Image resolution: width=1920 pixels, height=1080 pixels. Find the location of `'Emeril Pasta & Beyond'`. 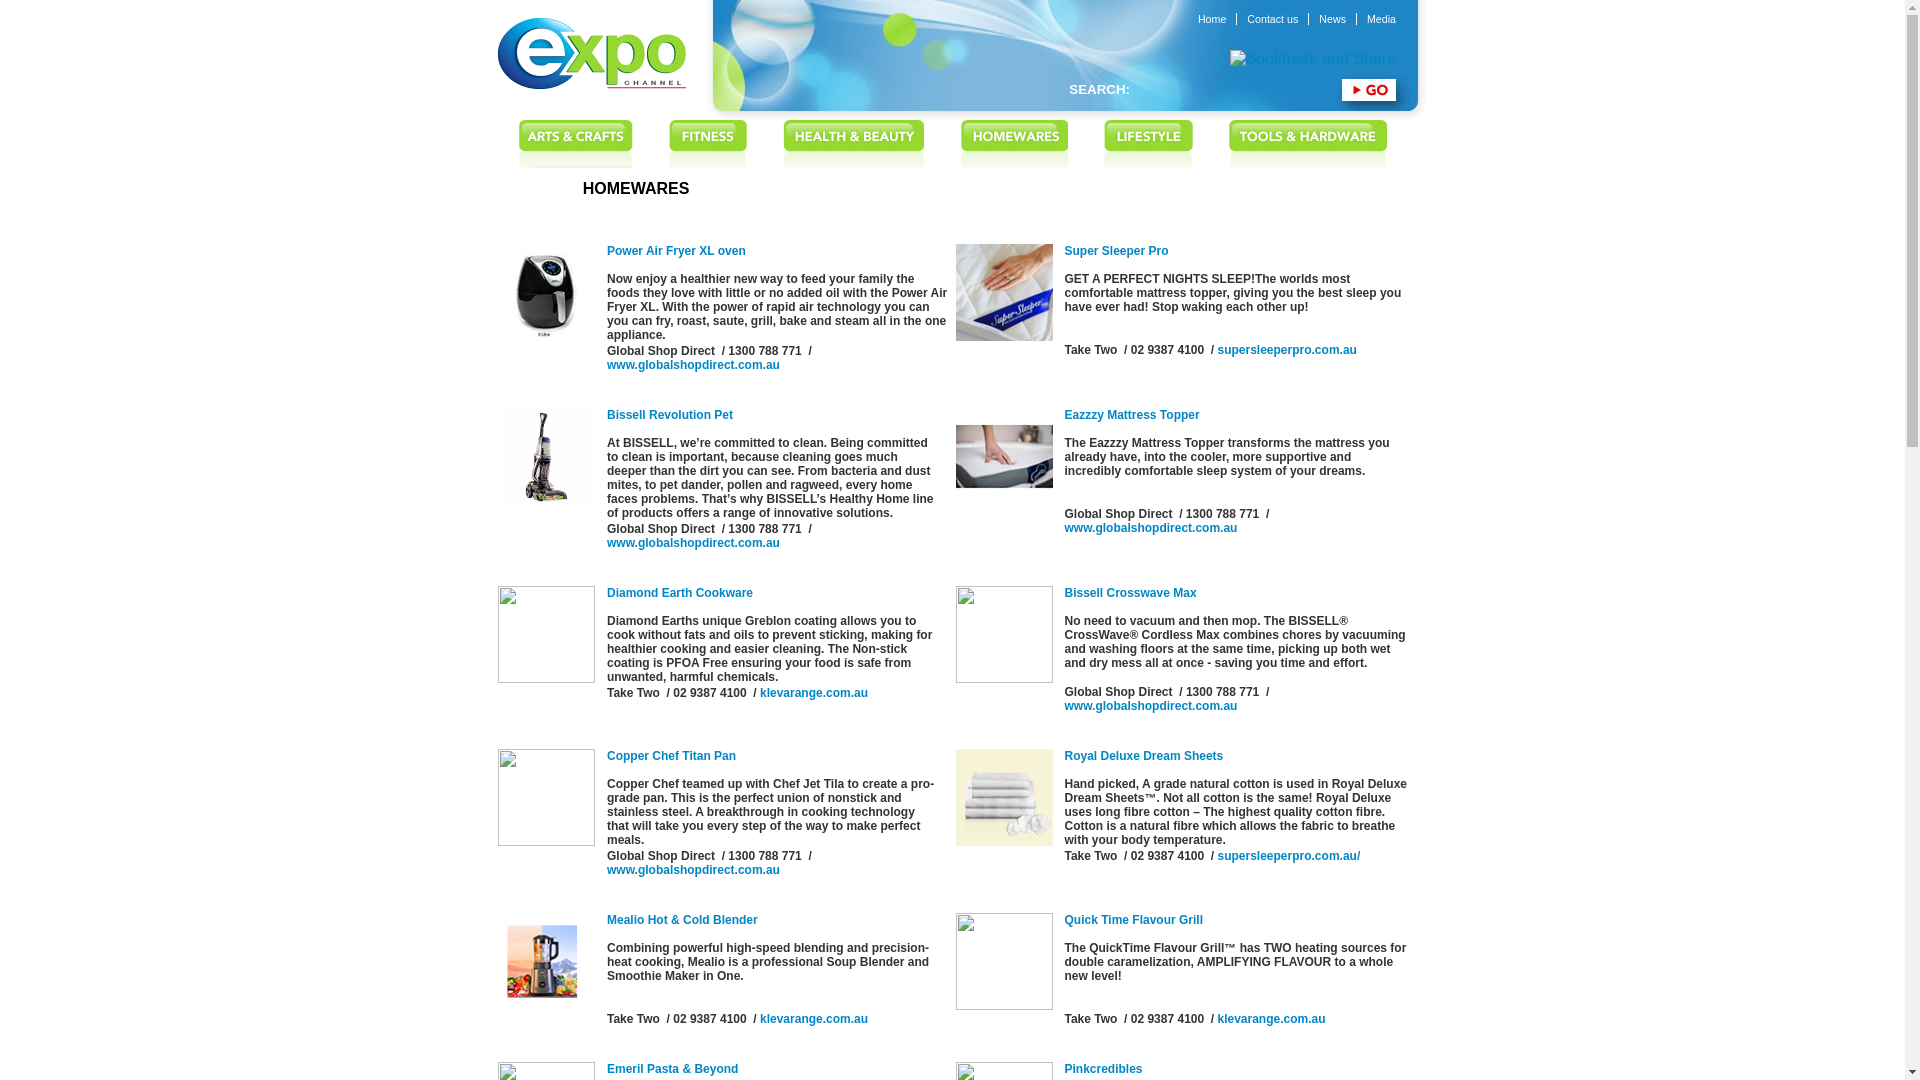

'Emeril Pasta & Beyond' is located at coordinates (672, 1067).